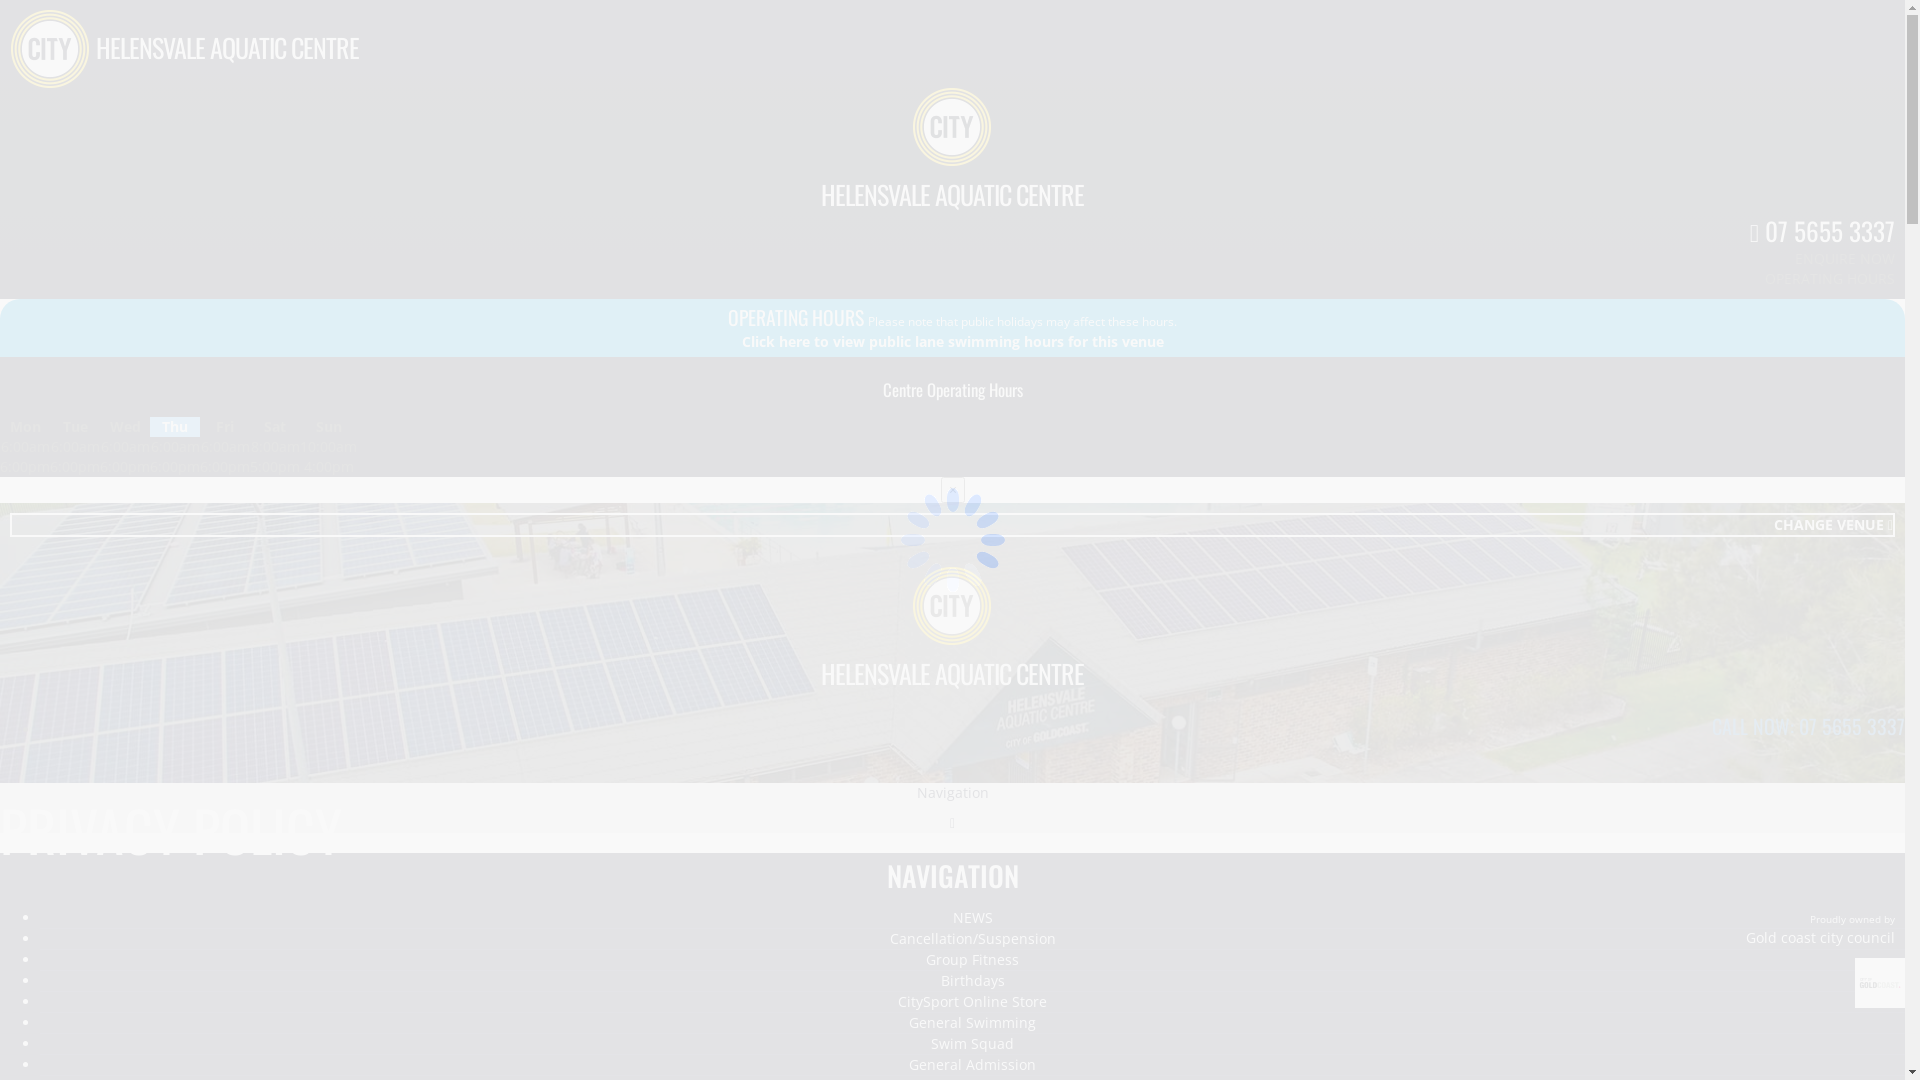  I want to click on '07 5655 3337', so click(1822, 229).